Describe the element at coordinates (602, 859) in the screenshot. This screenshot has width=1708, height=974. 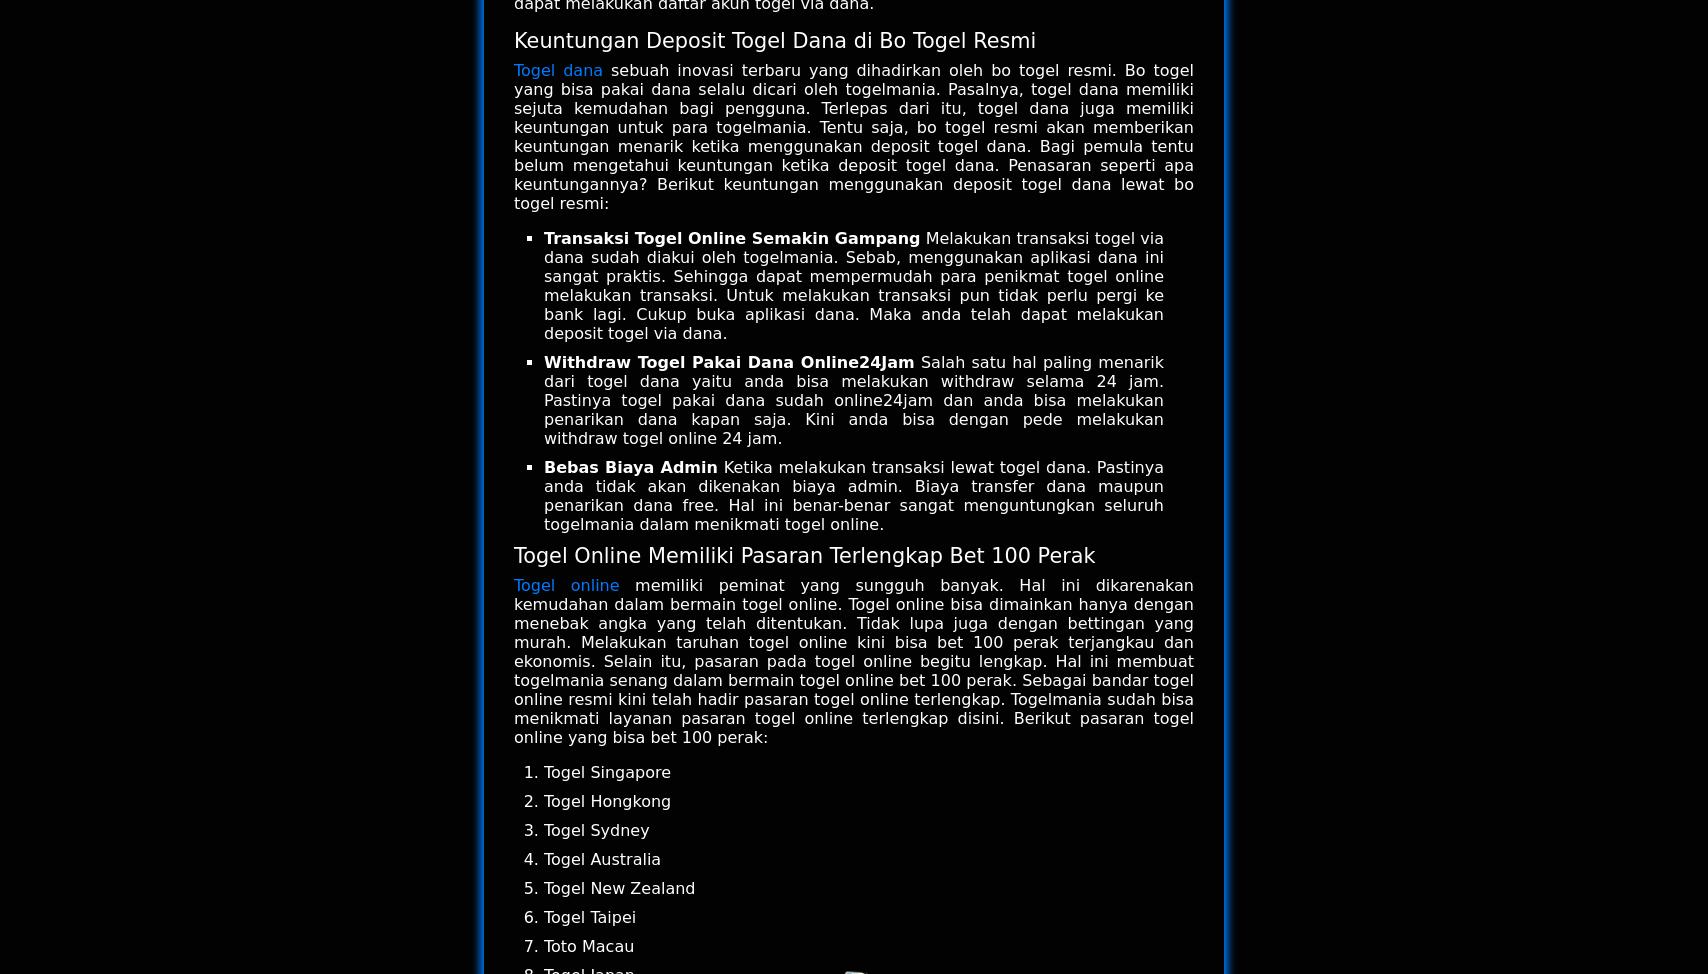
I see `'Togel Australia'` at that location.